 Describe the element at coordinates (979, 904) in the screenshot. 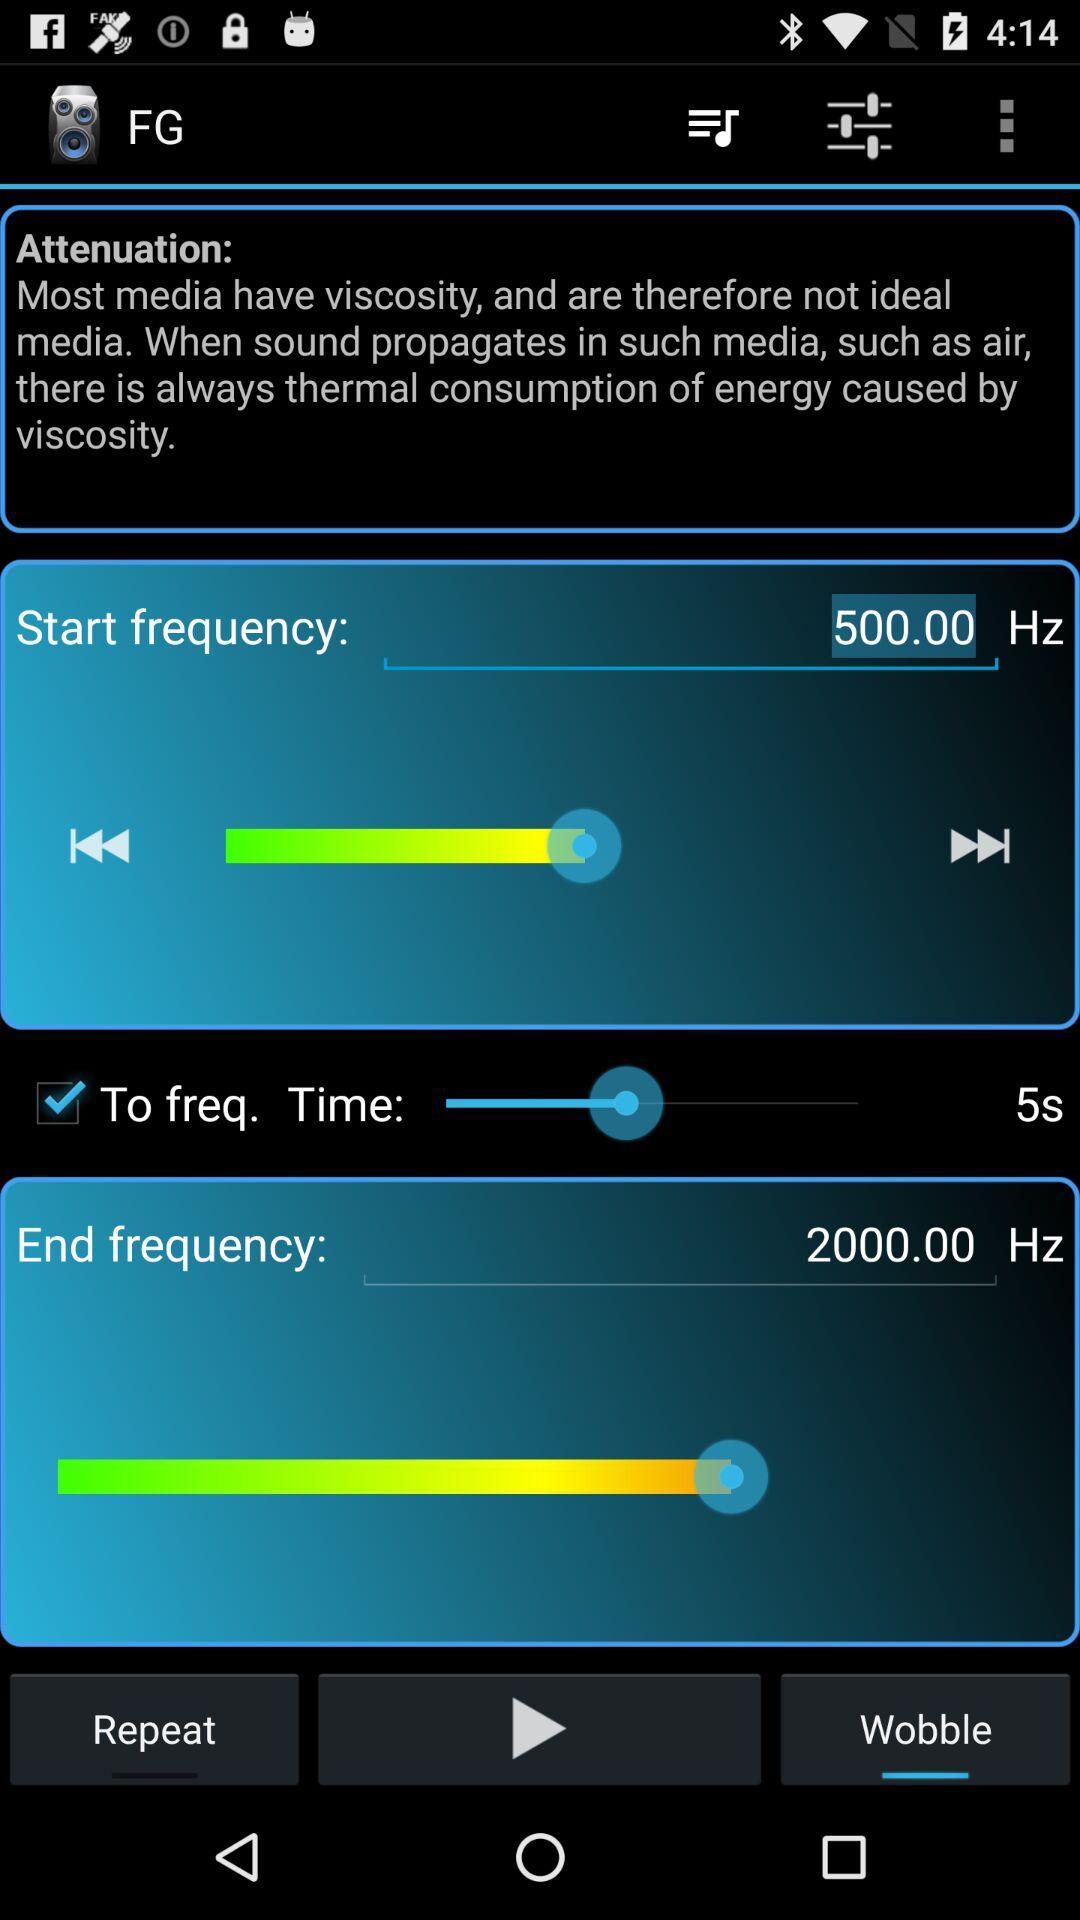

I see `the skip_next icon` at that location.